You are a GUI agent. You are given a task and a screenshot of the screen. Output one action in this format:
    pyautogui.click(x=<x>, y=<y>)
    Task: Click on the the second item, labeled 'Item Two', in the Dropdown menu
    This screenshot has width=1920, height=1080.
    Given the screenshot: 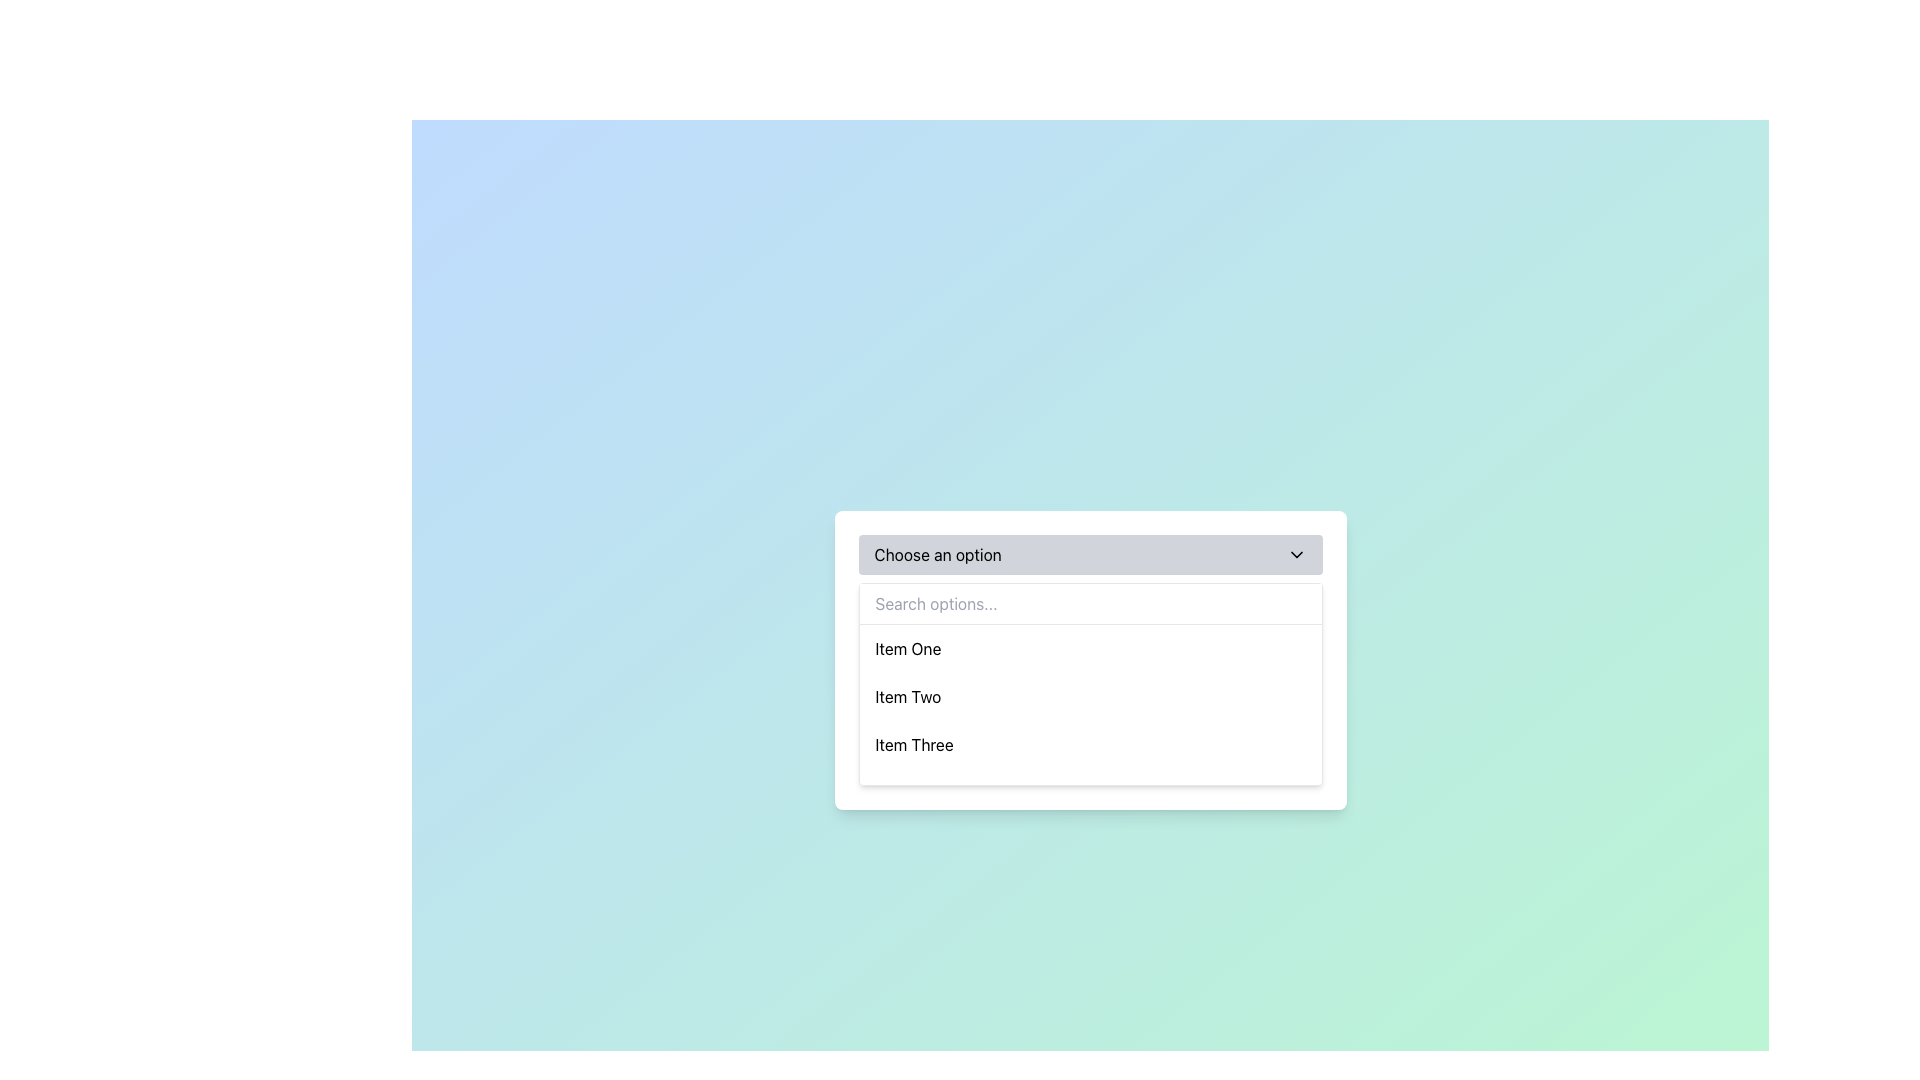 What is the action you would take?
    pyautogui.click(x=1089, y=682)
    